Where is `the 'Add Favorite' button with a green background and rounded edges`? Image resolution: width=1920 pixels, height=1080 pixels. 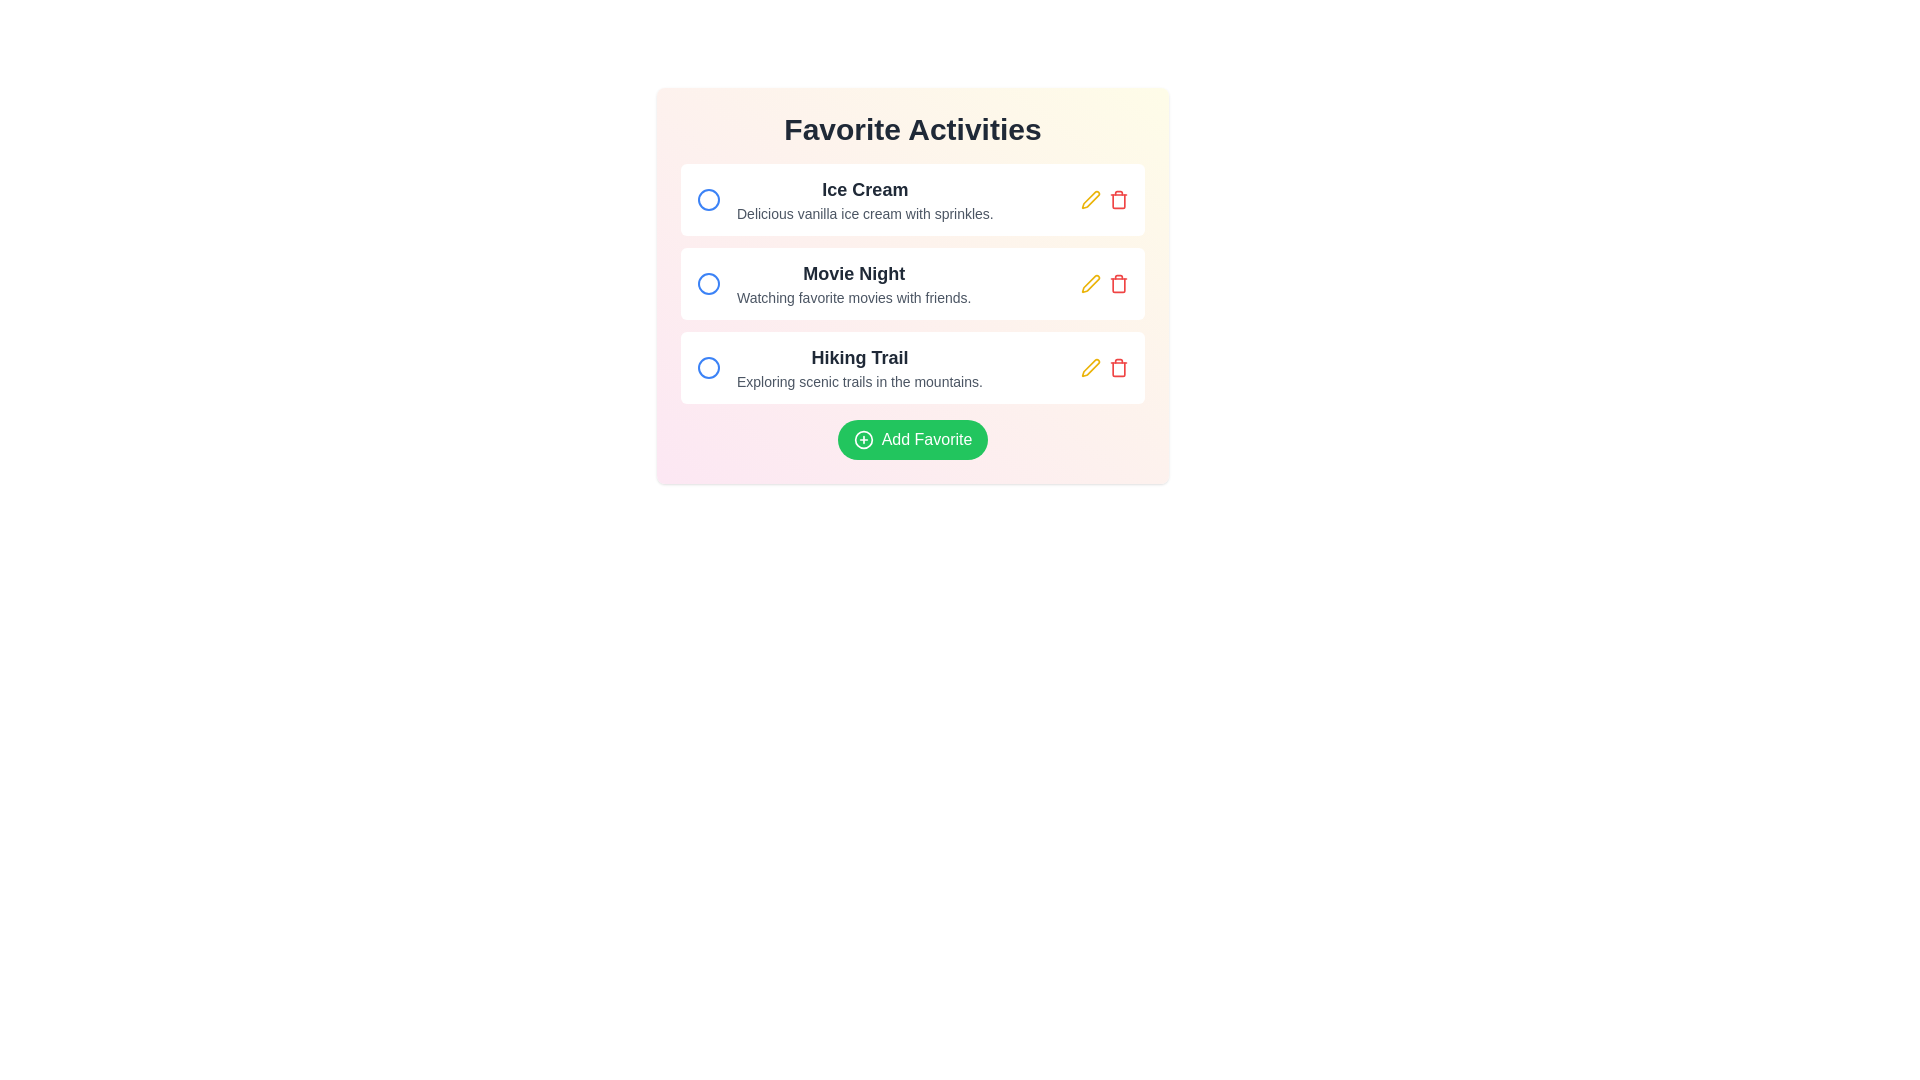
the 'Add Favorite' button with a green background and rounded edges is located at coordinates (911, 438).